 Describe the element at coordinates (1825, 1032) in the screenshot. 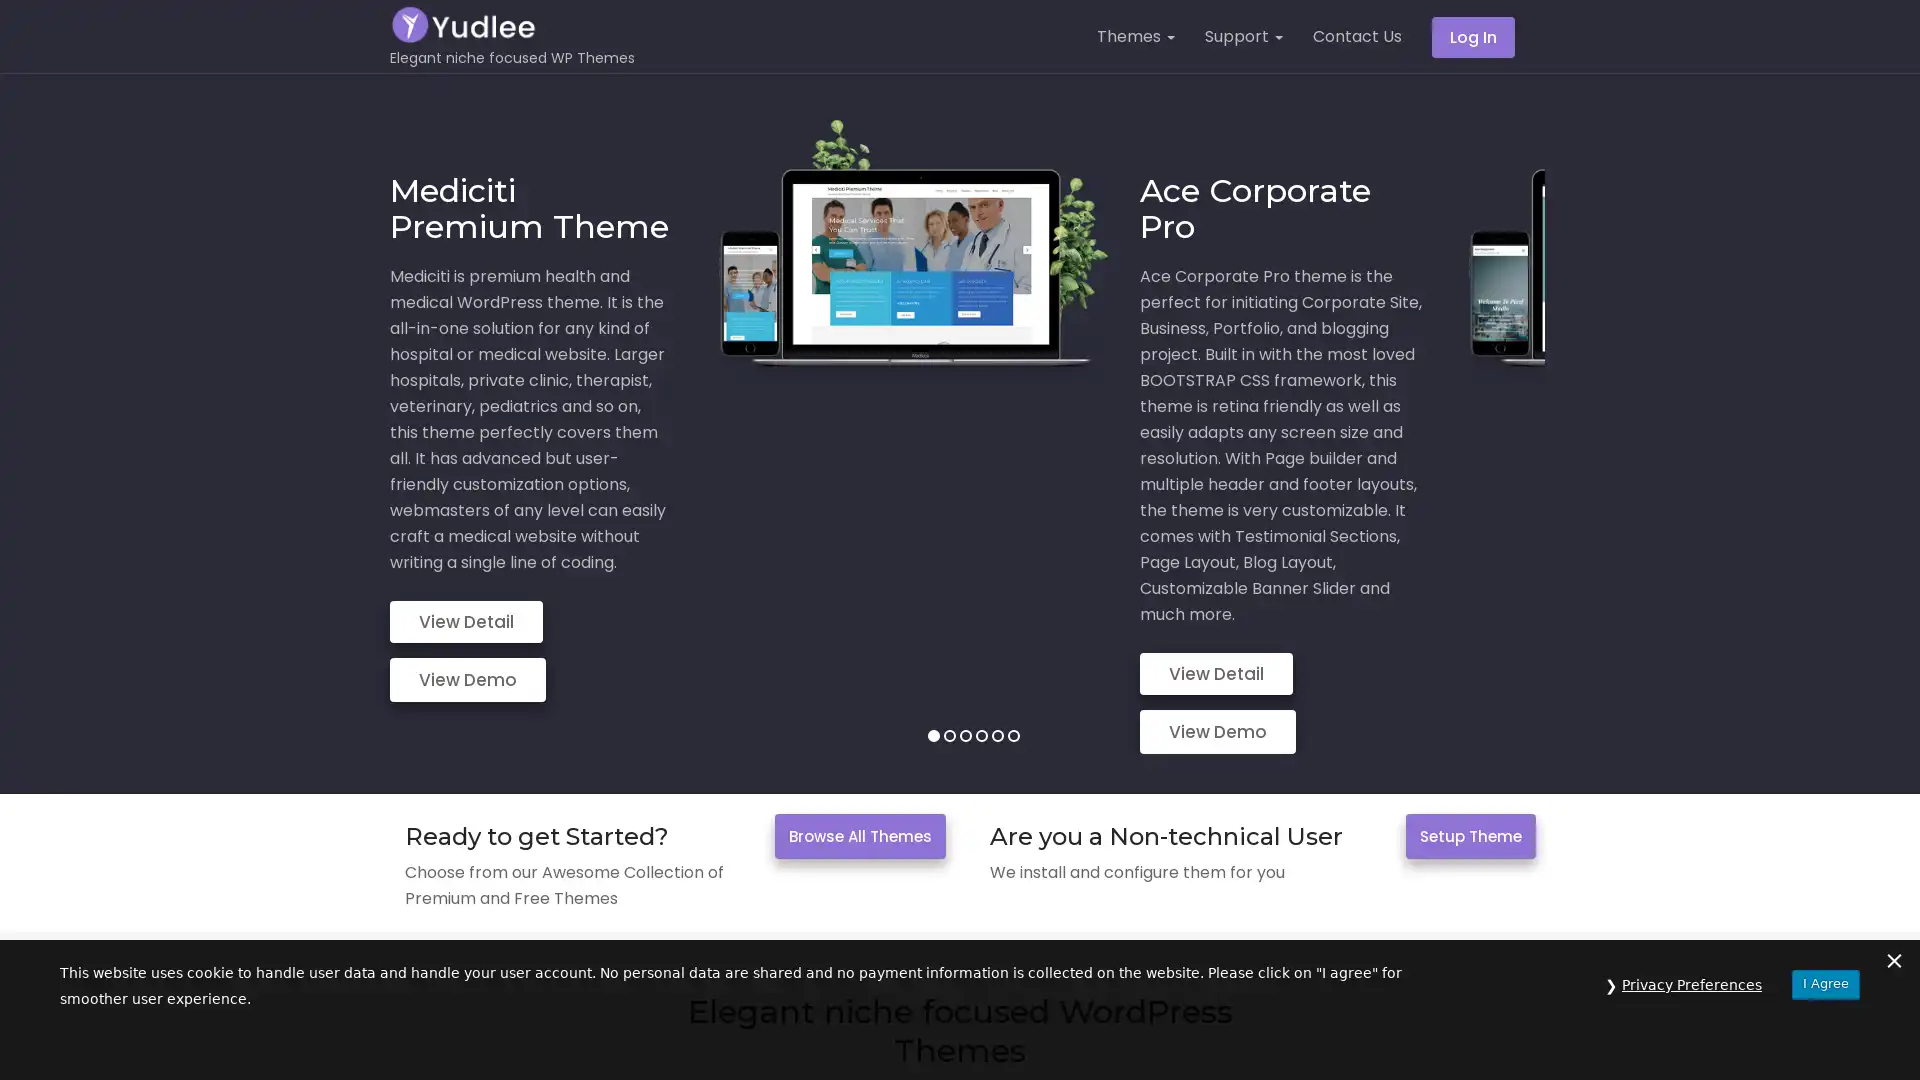

I see `I Agree` at that location.